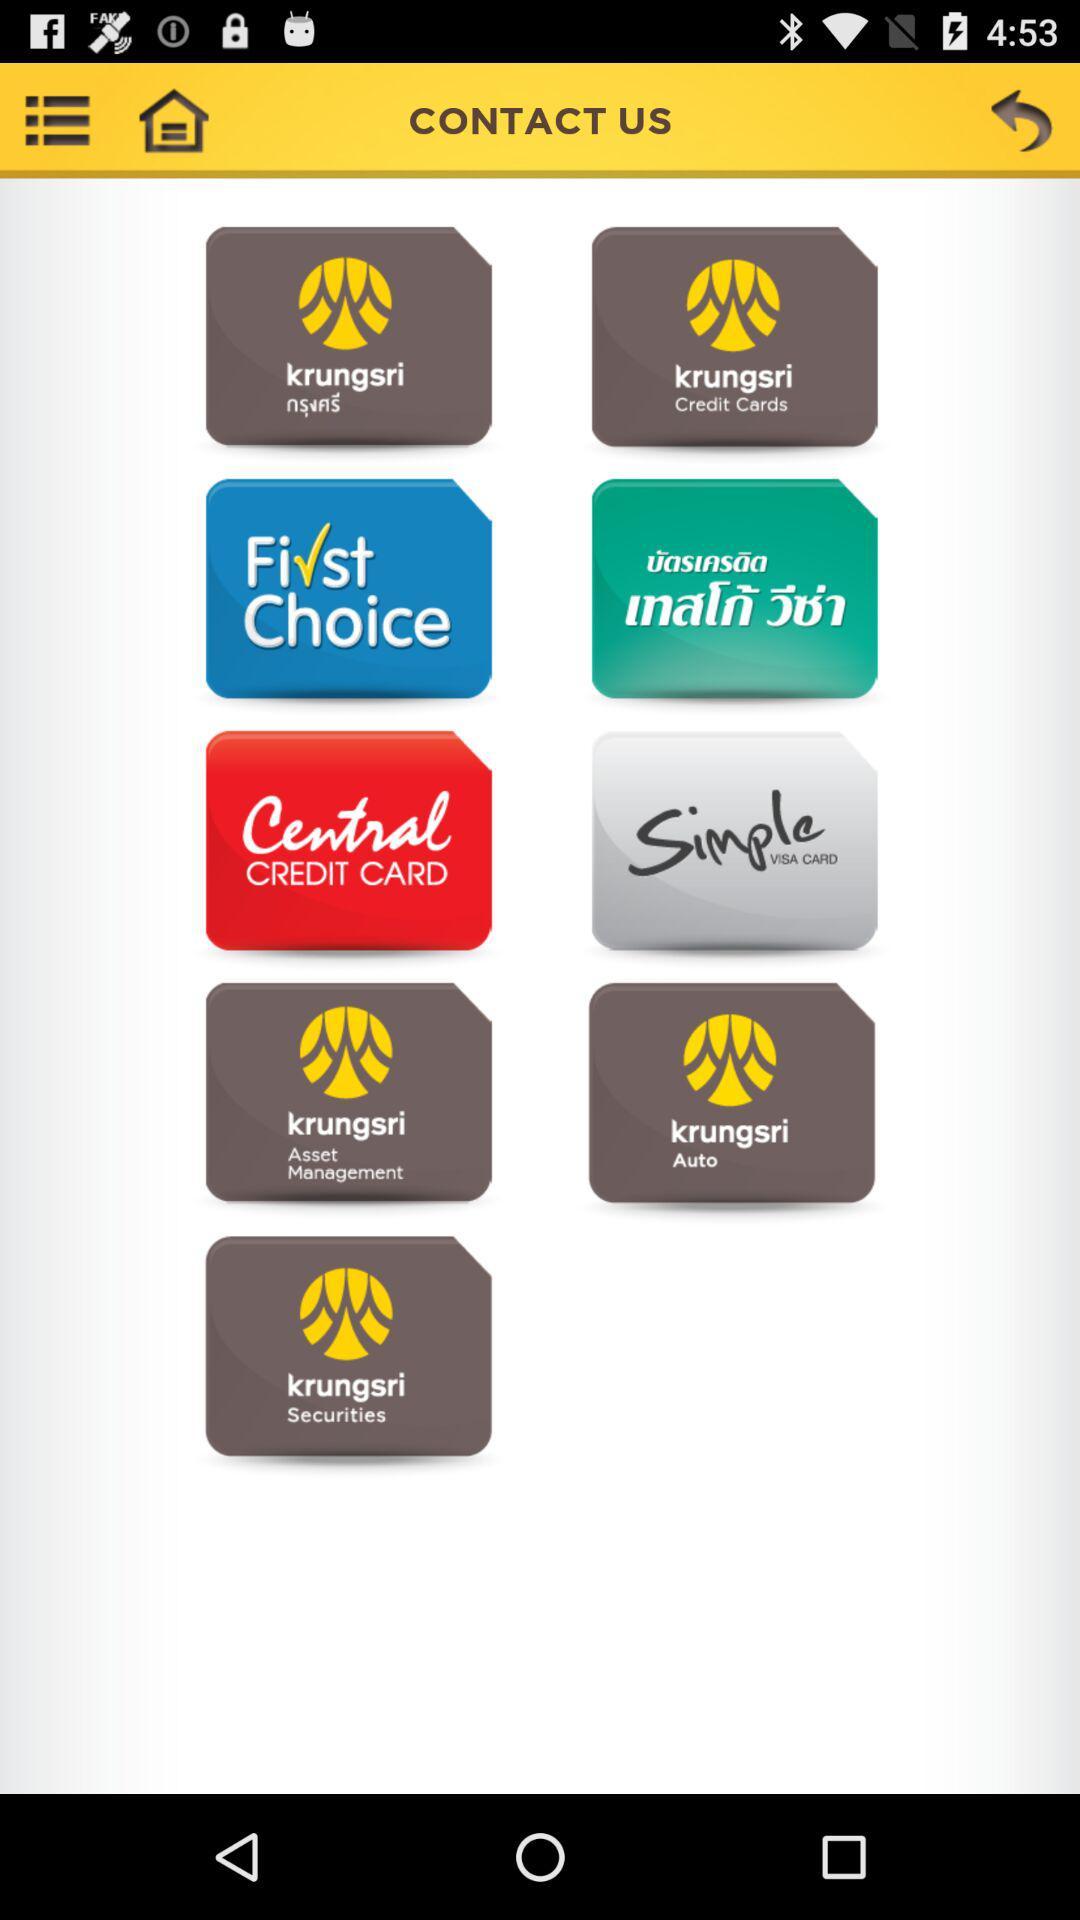  I want to click on this app, so click(731, 597).